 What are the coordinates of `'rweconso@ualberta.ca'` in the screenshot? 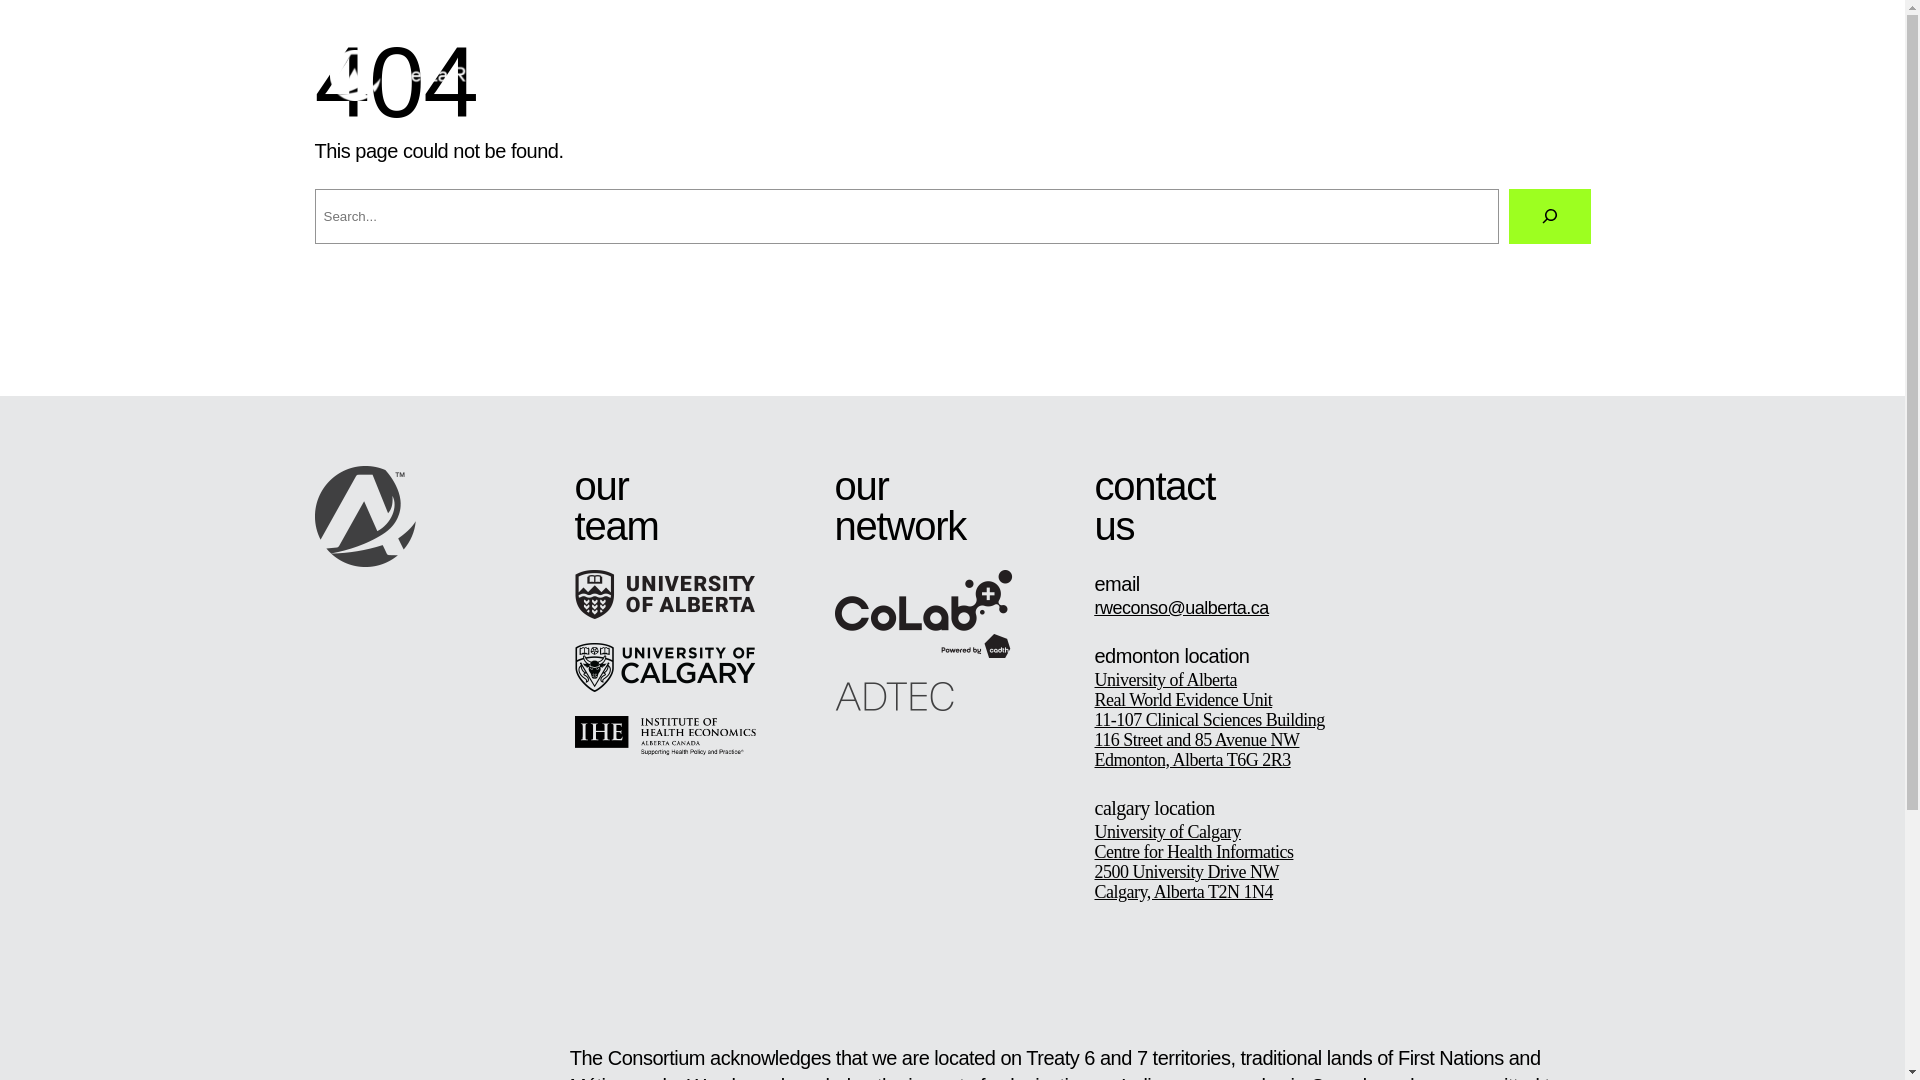 It's located at (1180, 607).